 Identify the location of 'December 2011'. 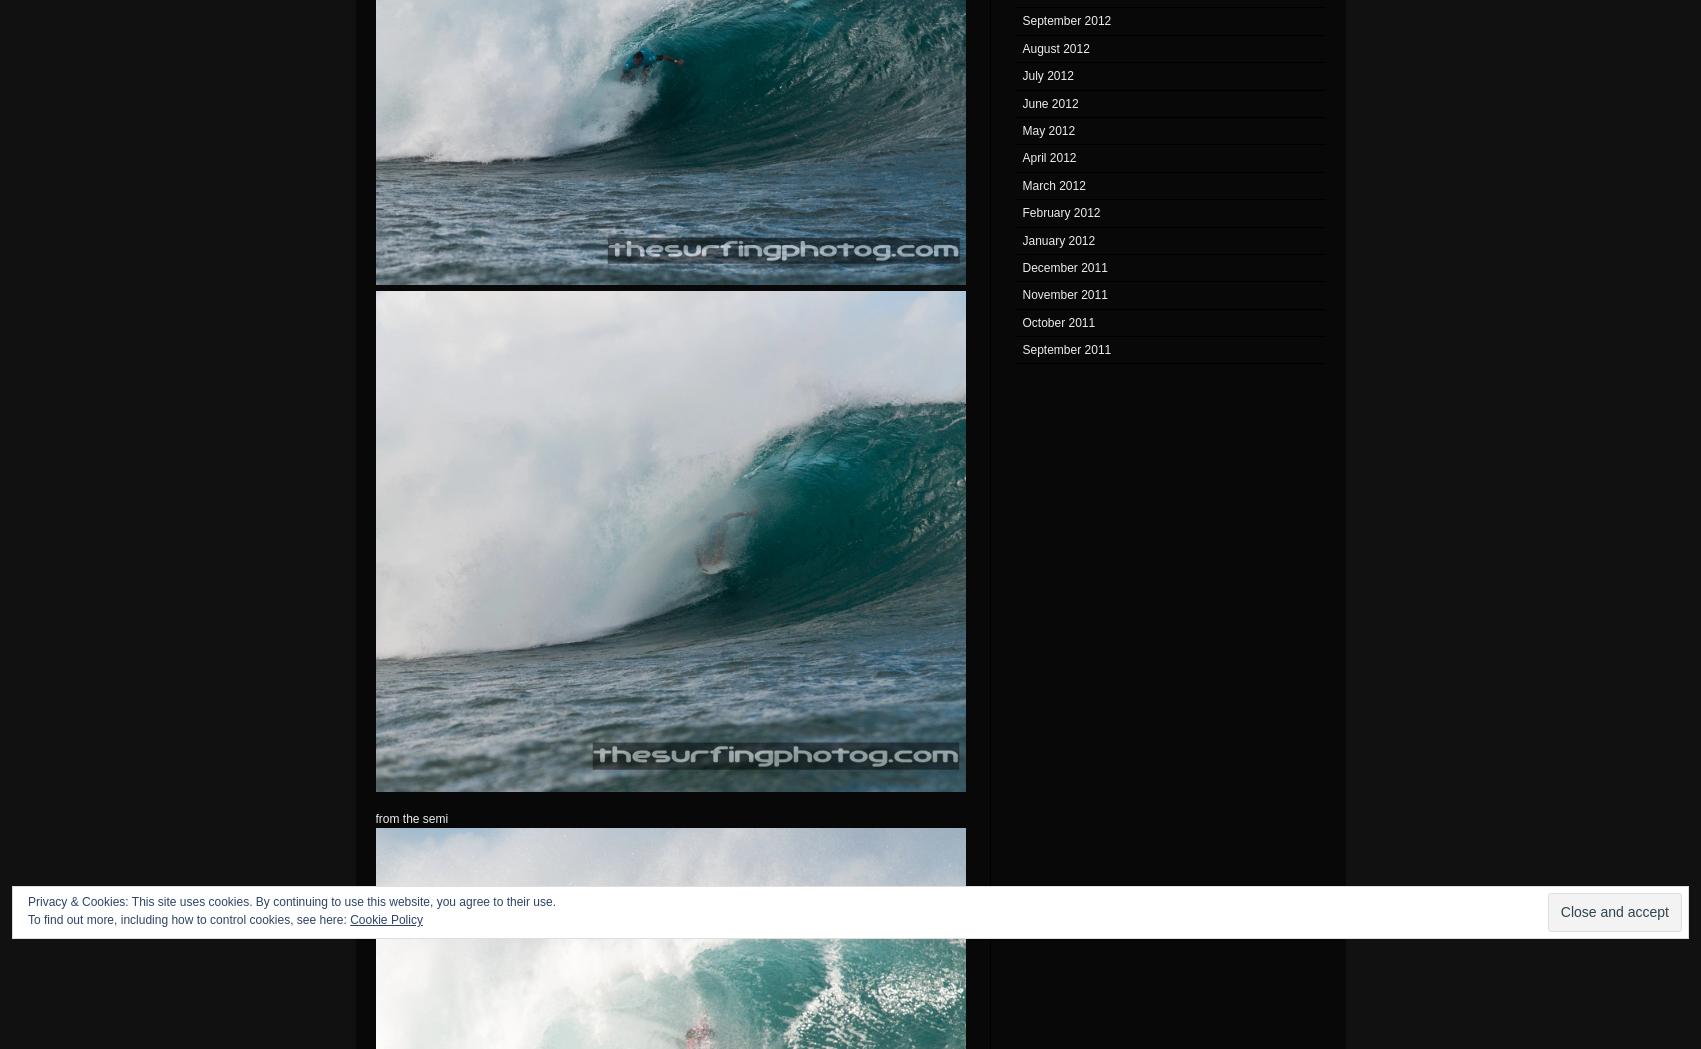
(1021, 265).